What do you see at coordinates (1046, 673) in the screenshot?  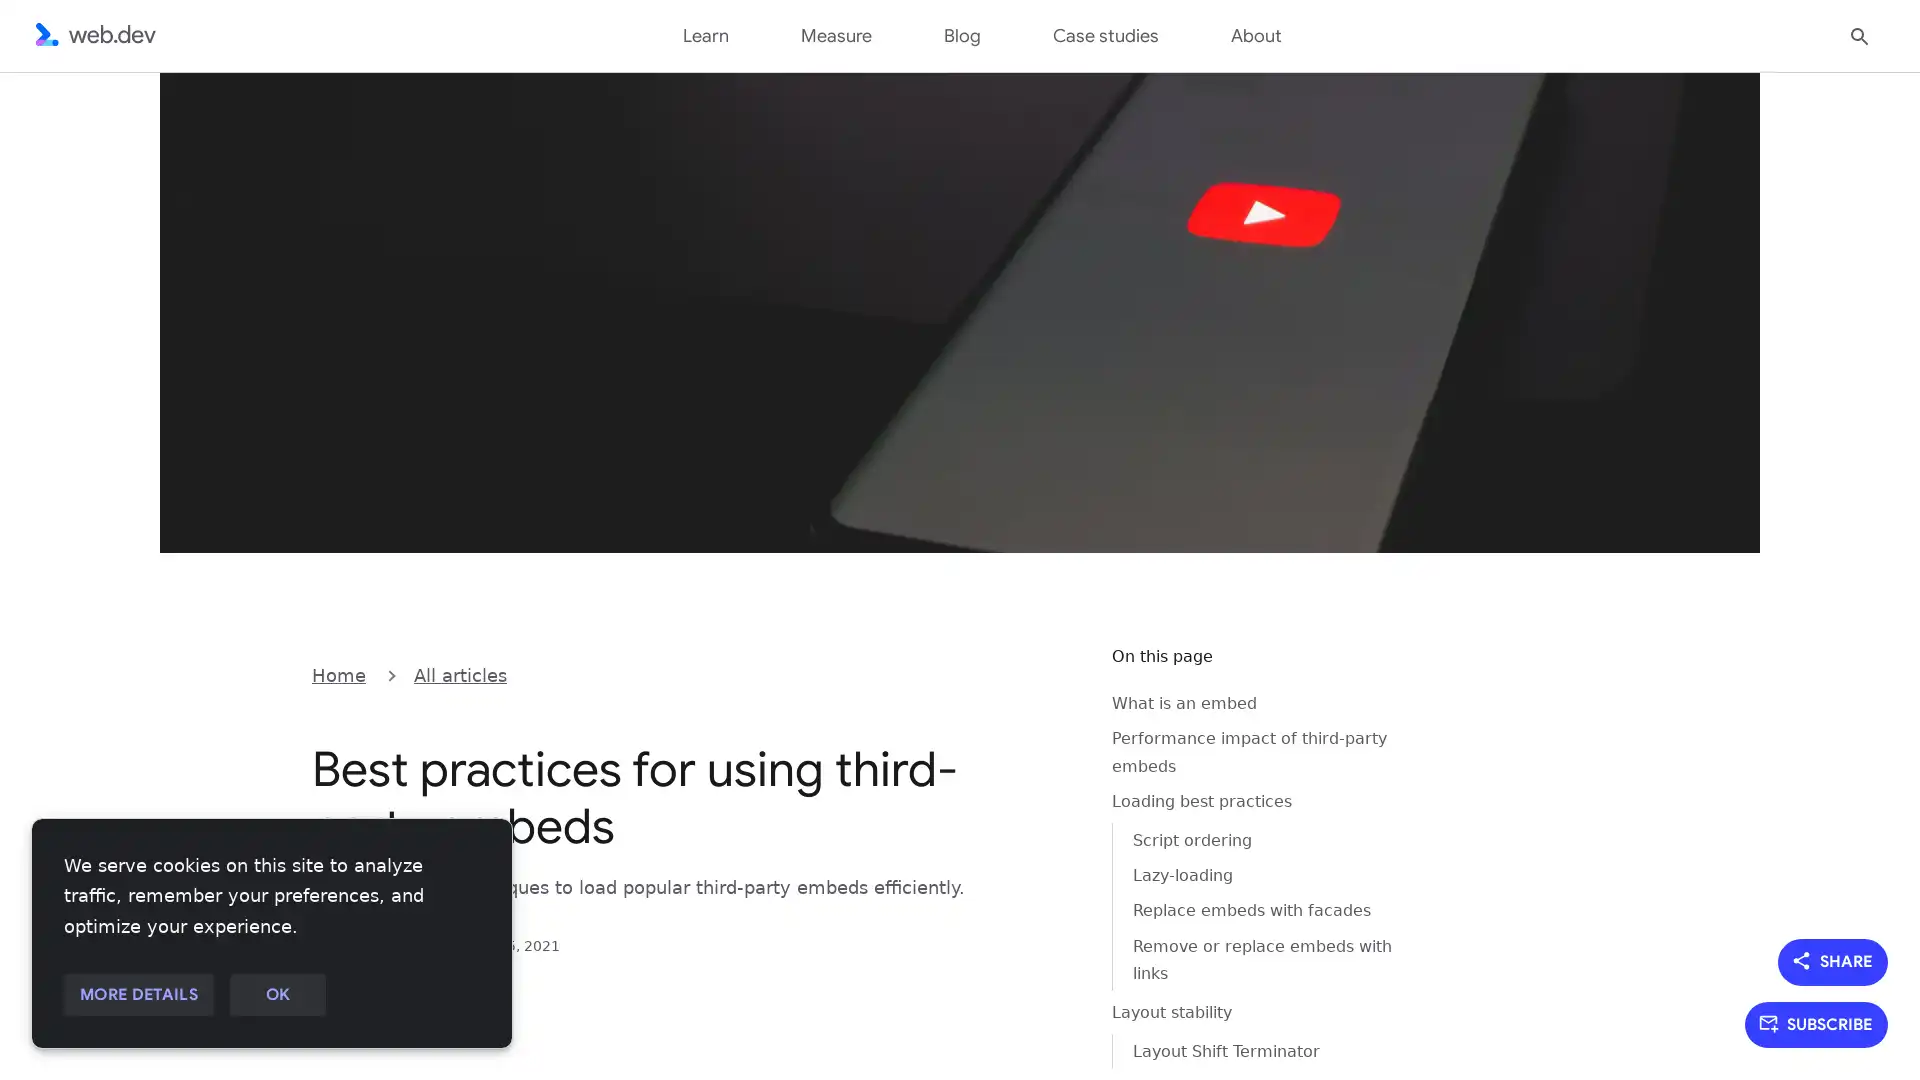 I see `Copy code` at bounding box center [1046, 673].